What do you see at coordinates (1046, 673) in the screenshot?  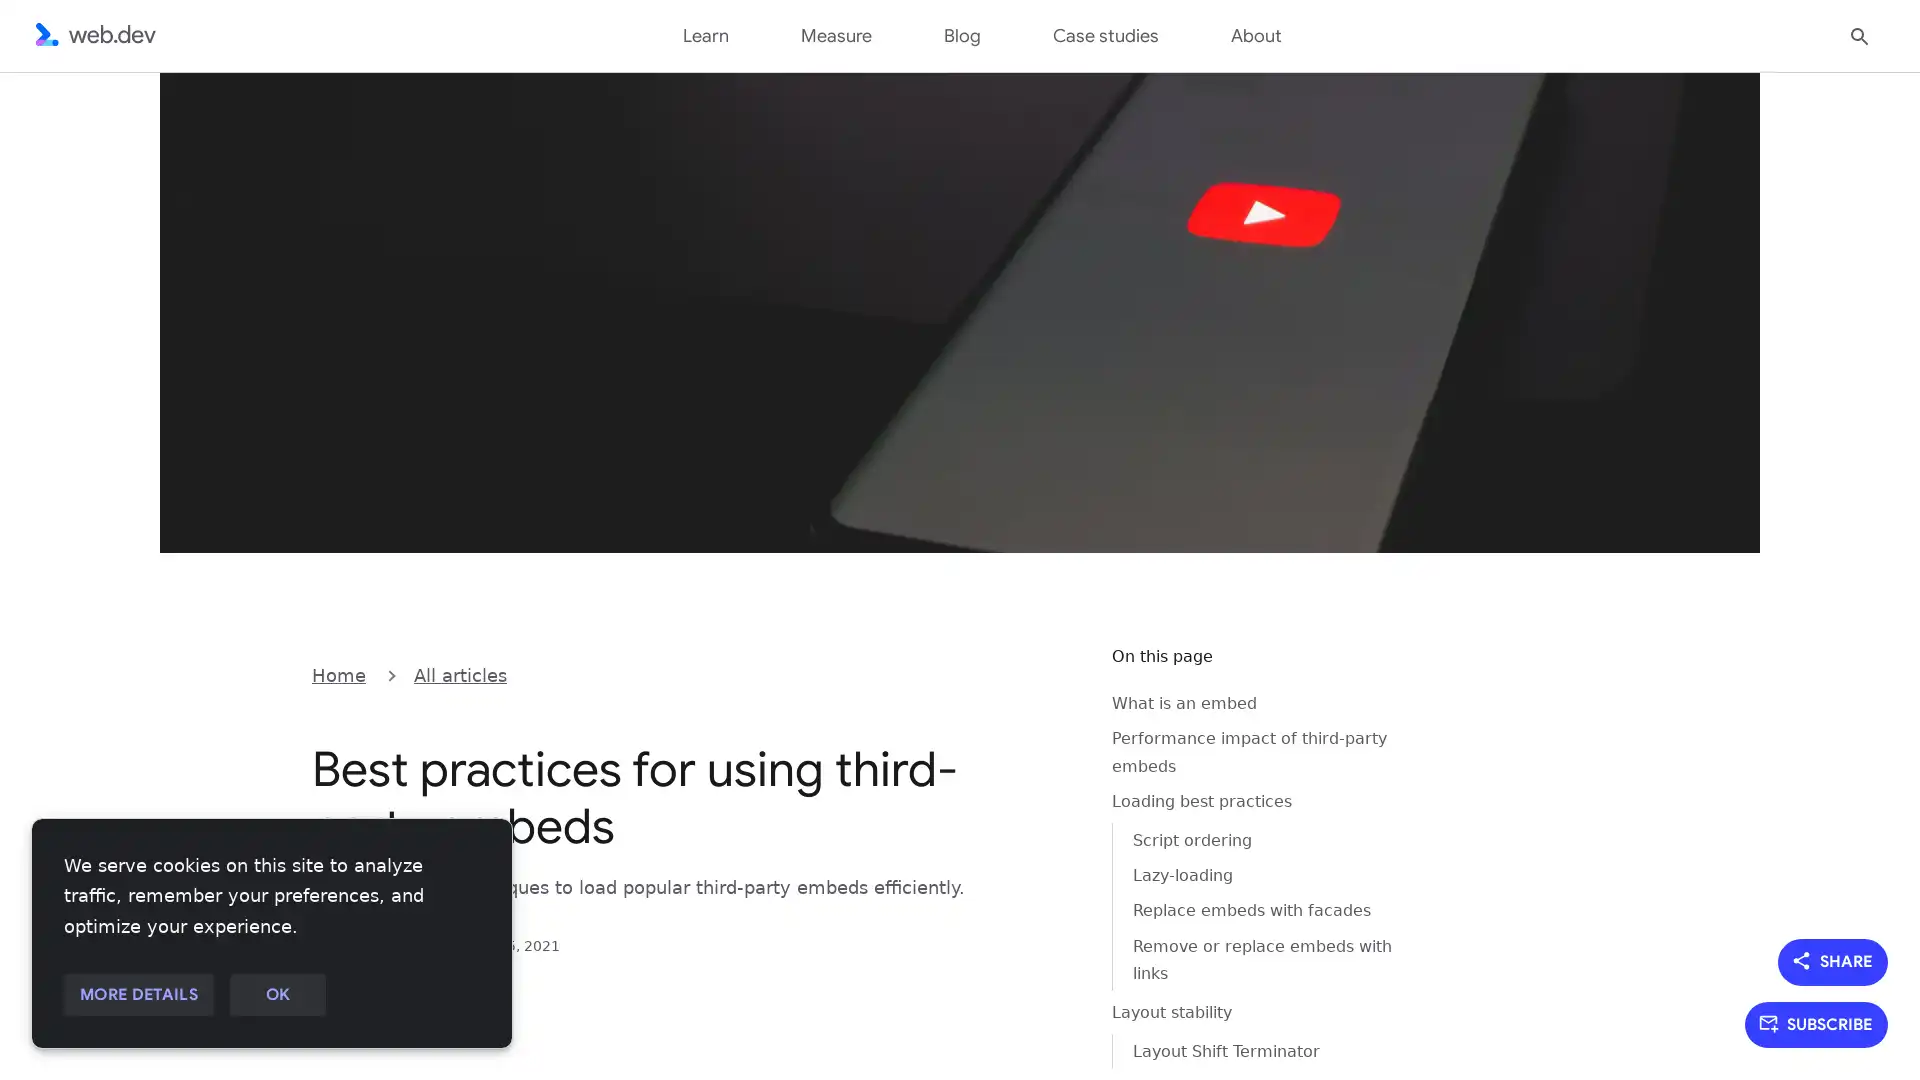 I see `Copy code` at bounding box center [1046, 673].